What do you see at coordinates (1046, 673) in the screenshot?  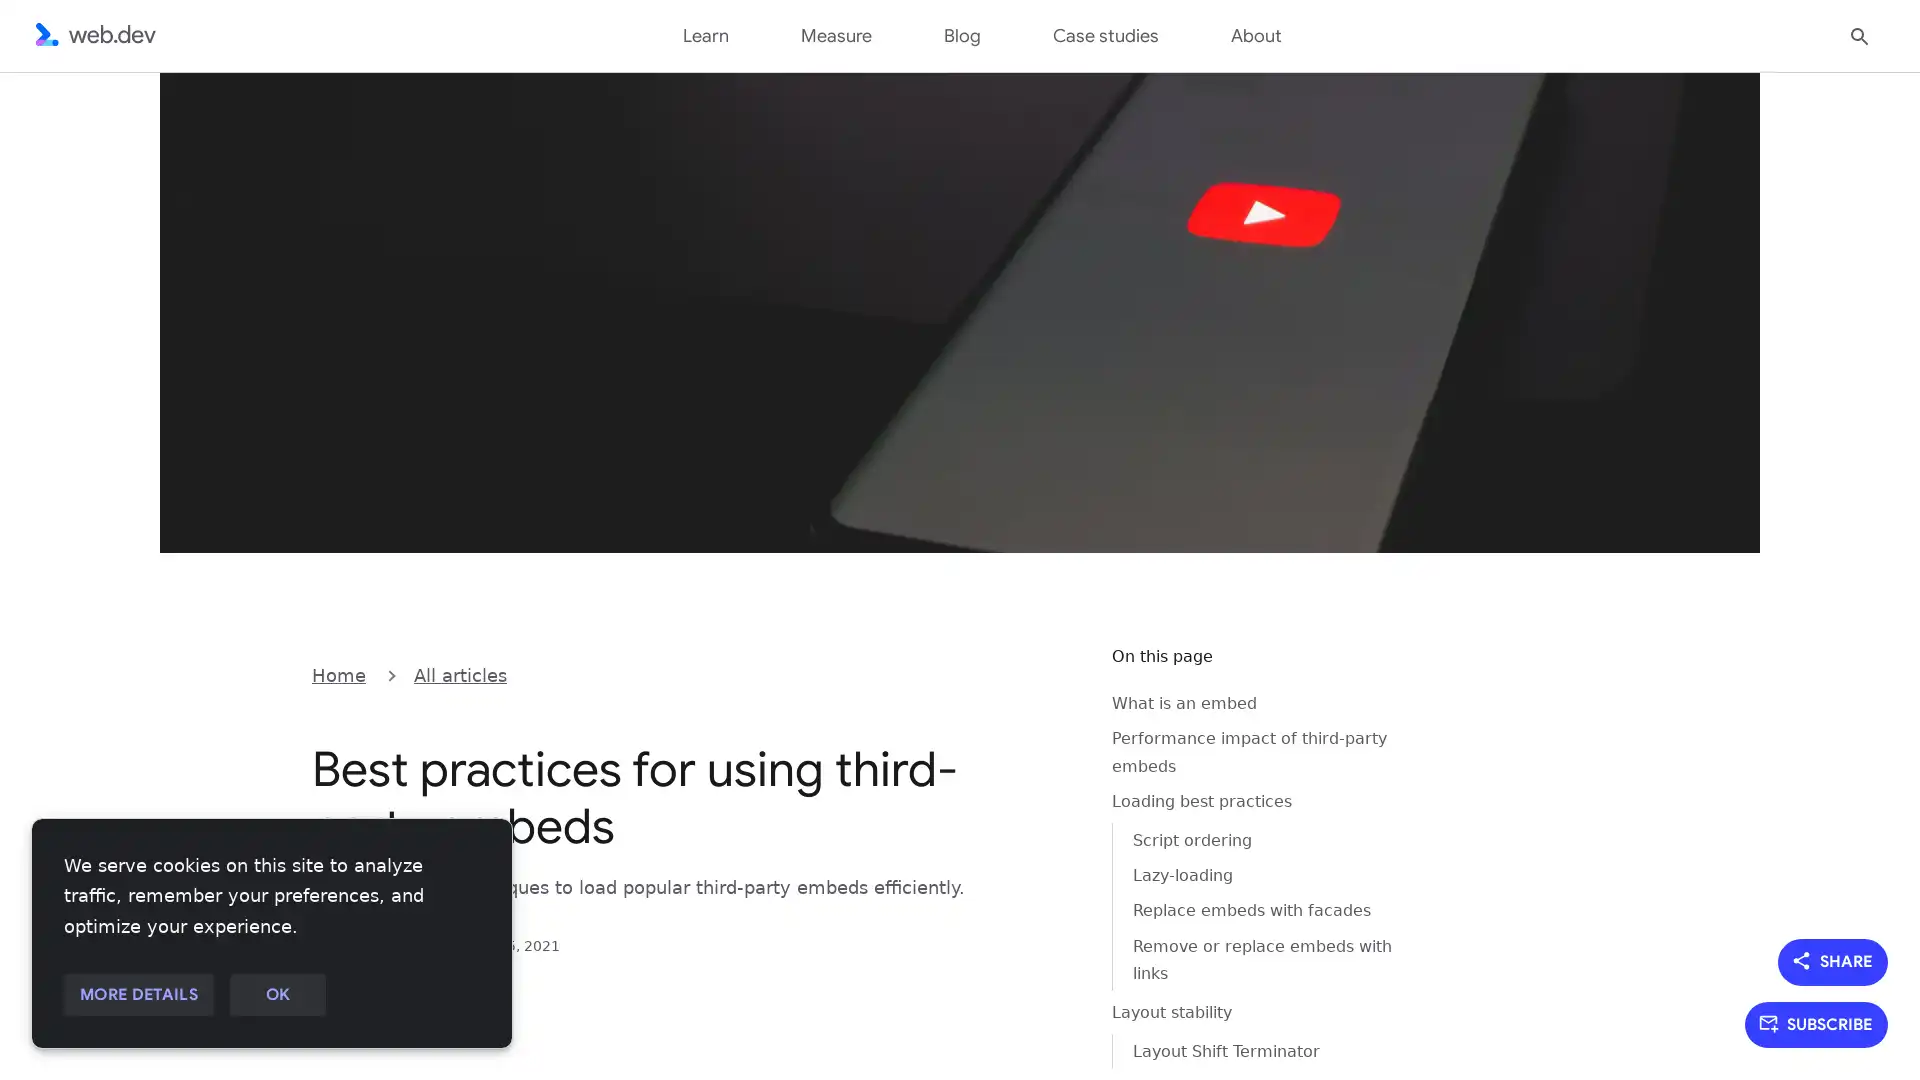 I see `Copy code` at bounding box center [1046, 673].